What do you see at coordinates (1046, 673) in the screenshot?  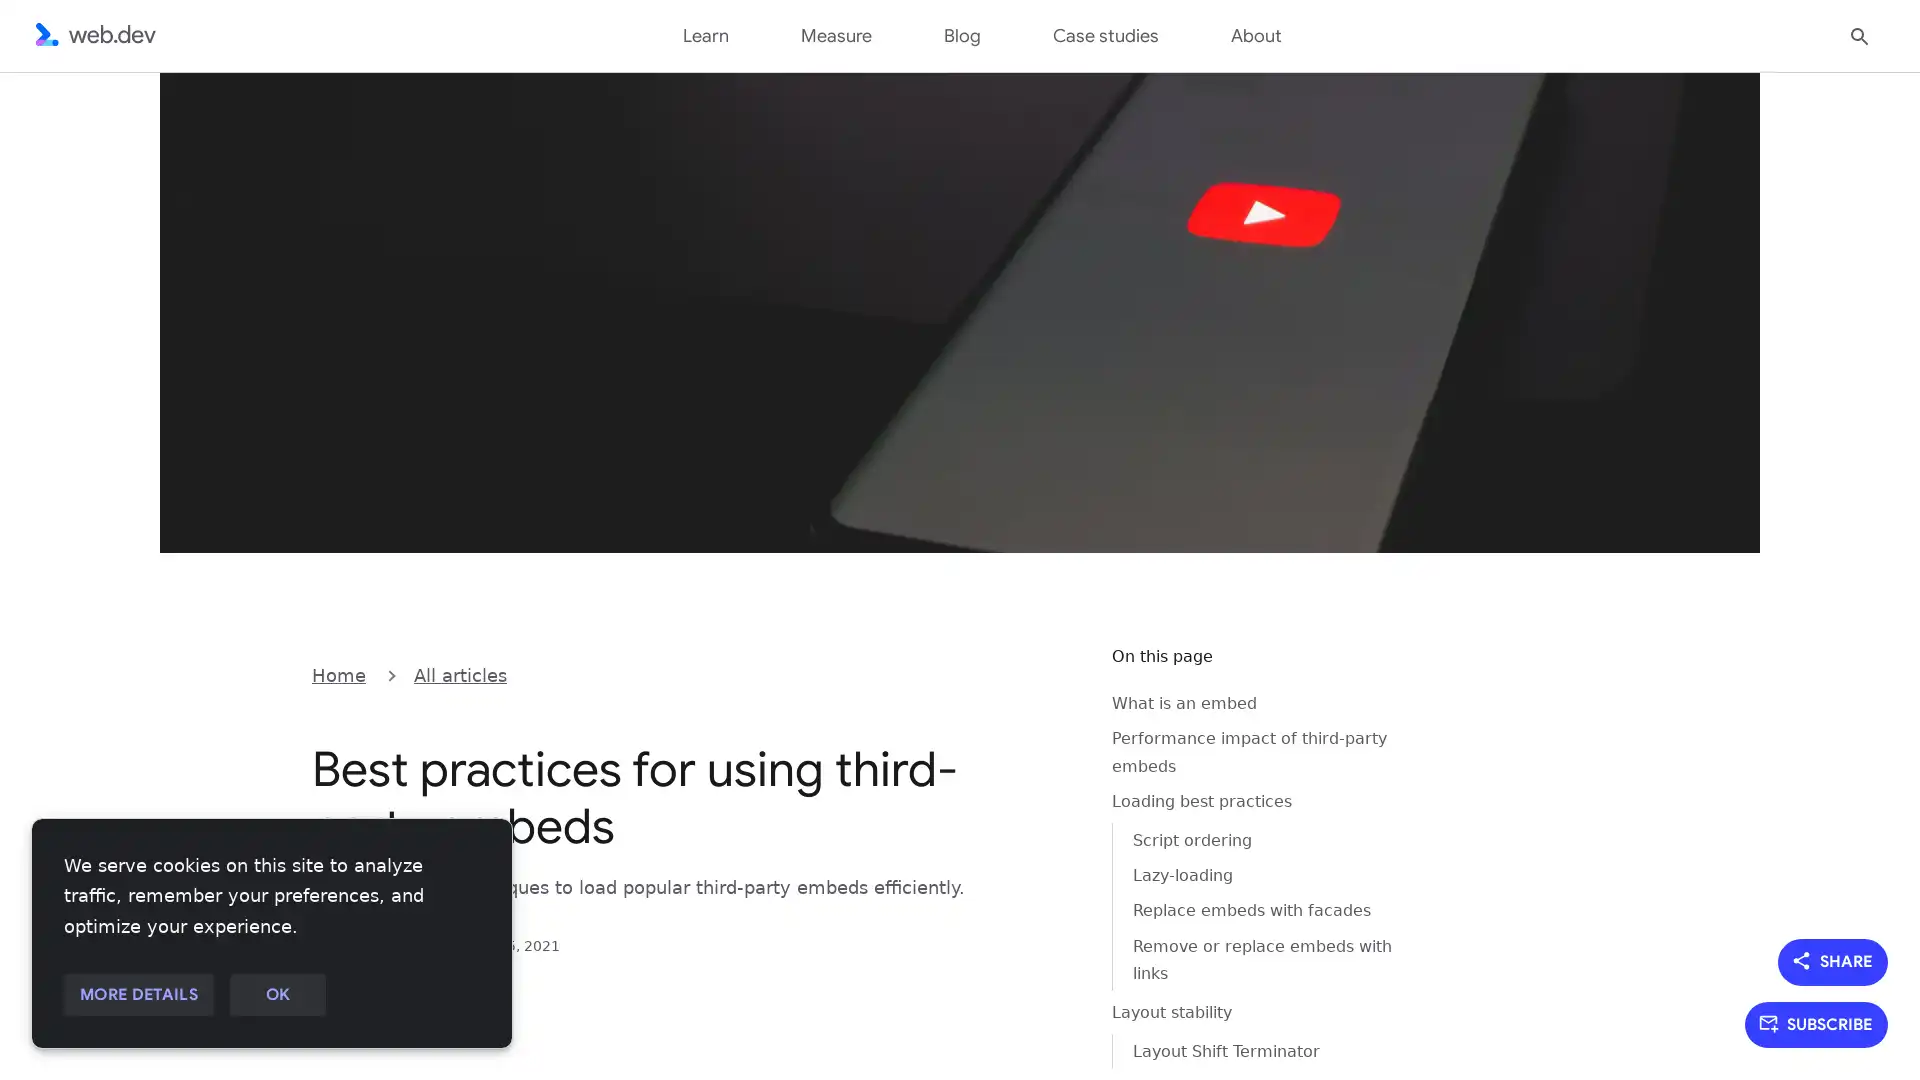 I see `Copy code` at bounding box center [1046, 673].